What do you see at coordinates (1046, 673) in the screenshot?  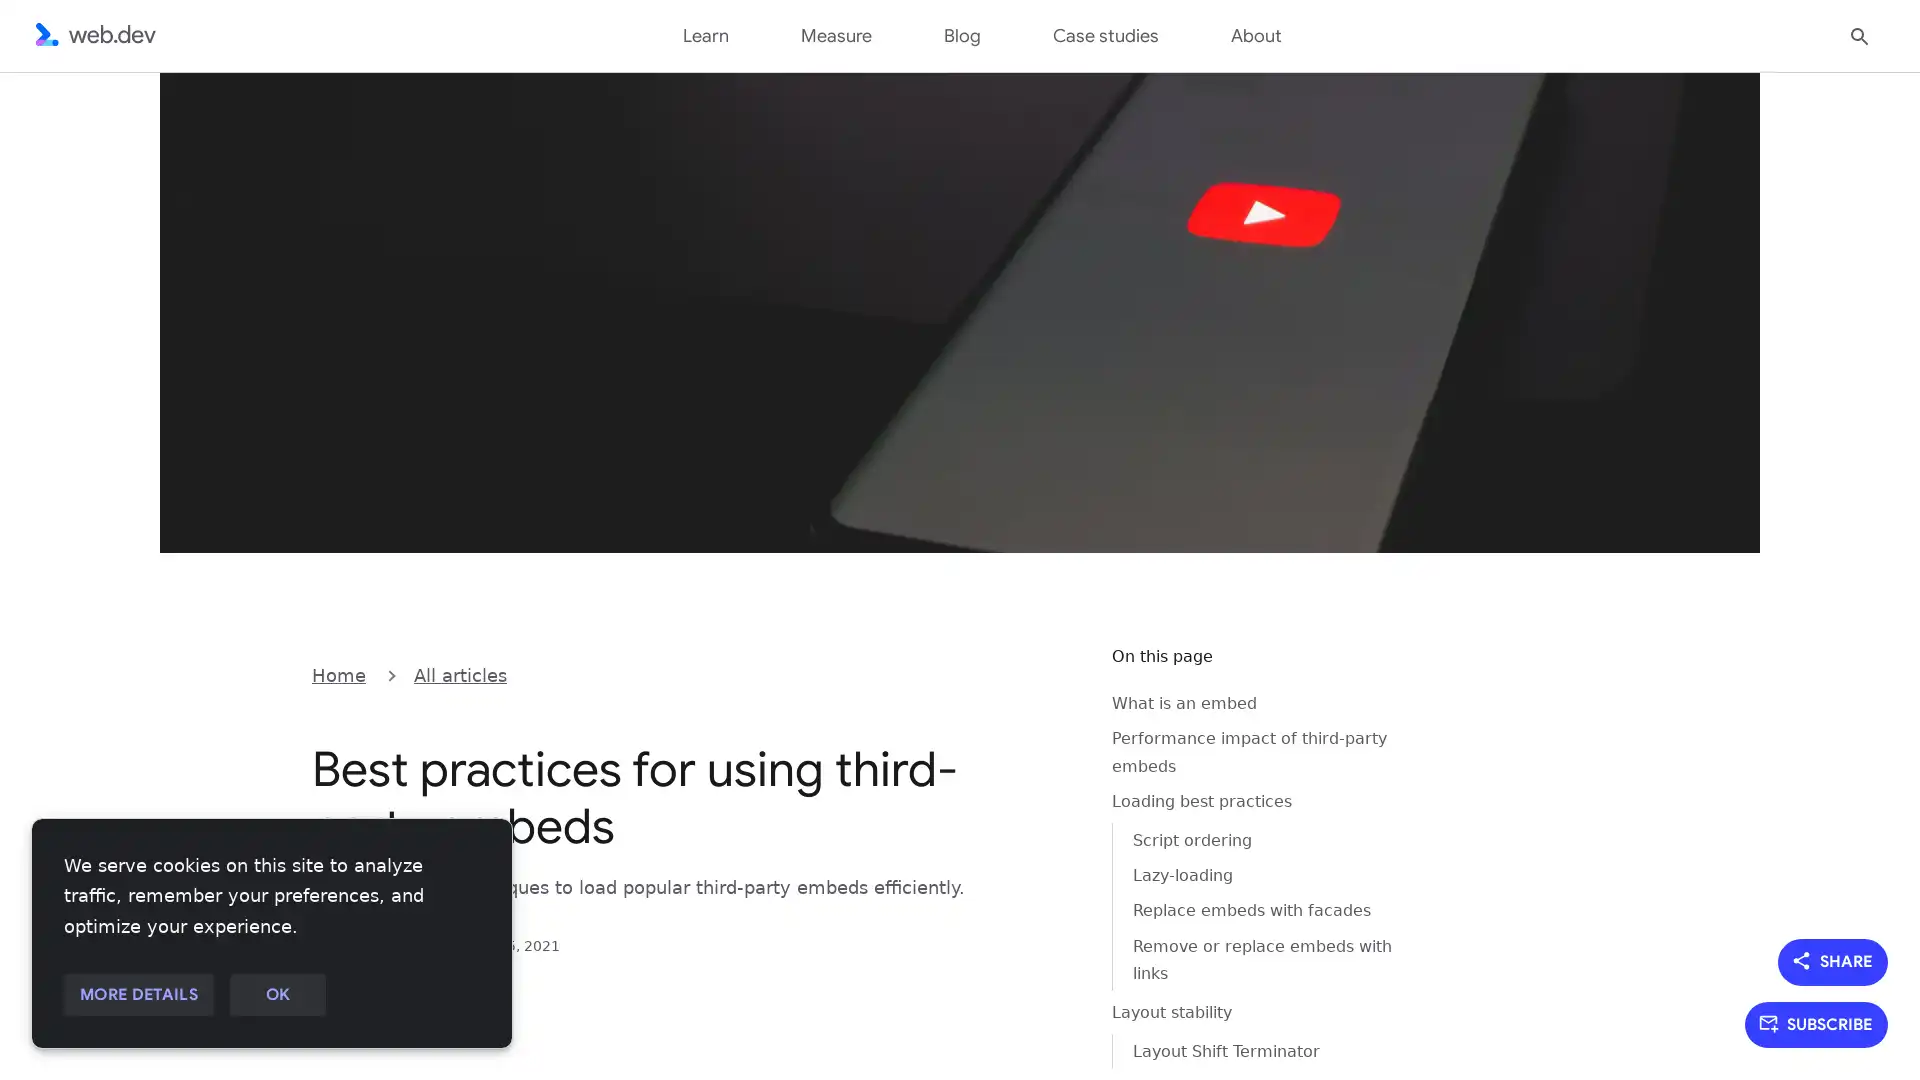 I see `Copy code` at bounding box center [1046, 673].